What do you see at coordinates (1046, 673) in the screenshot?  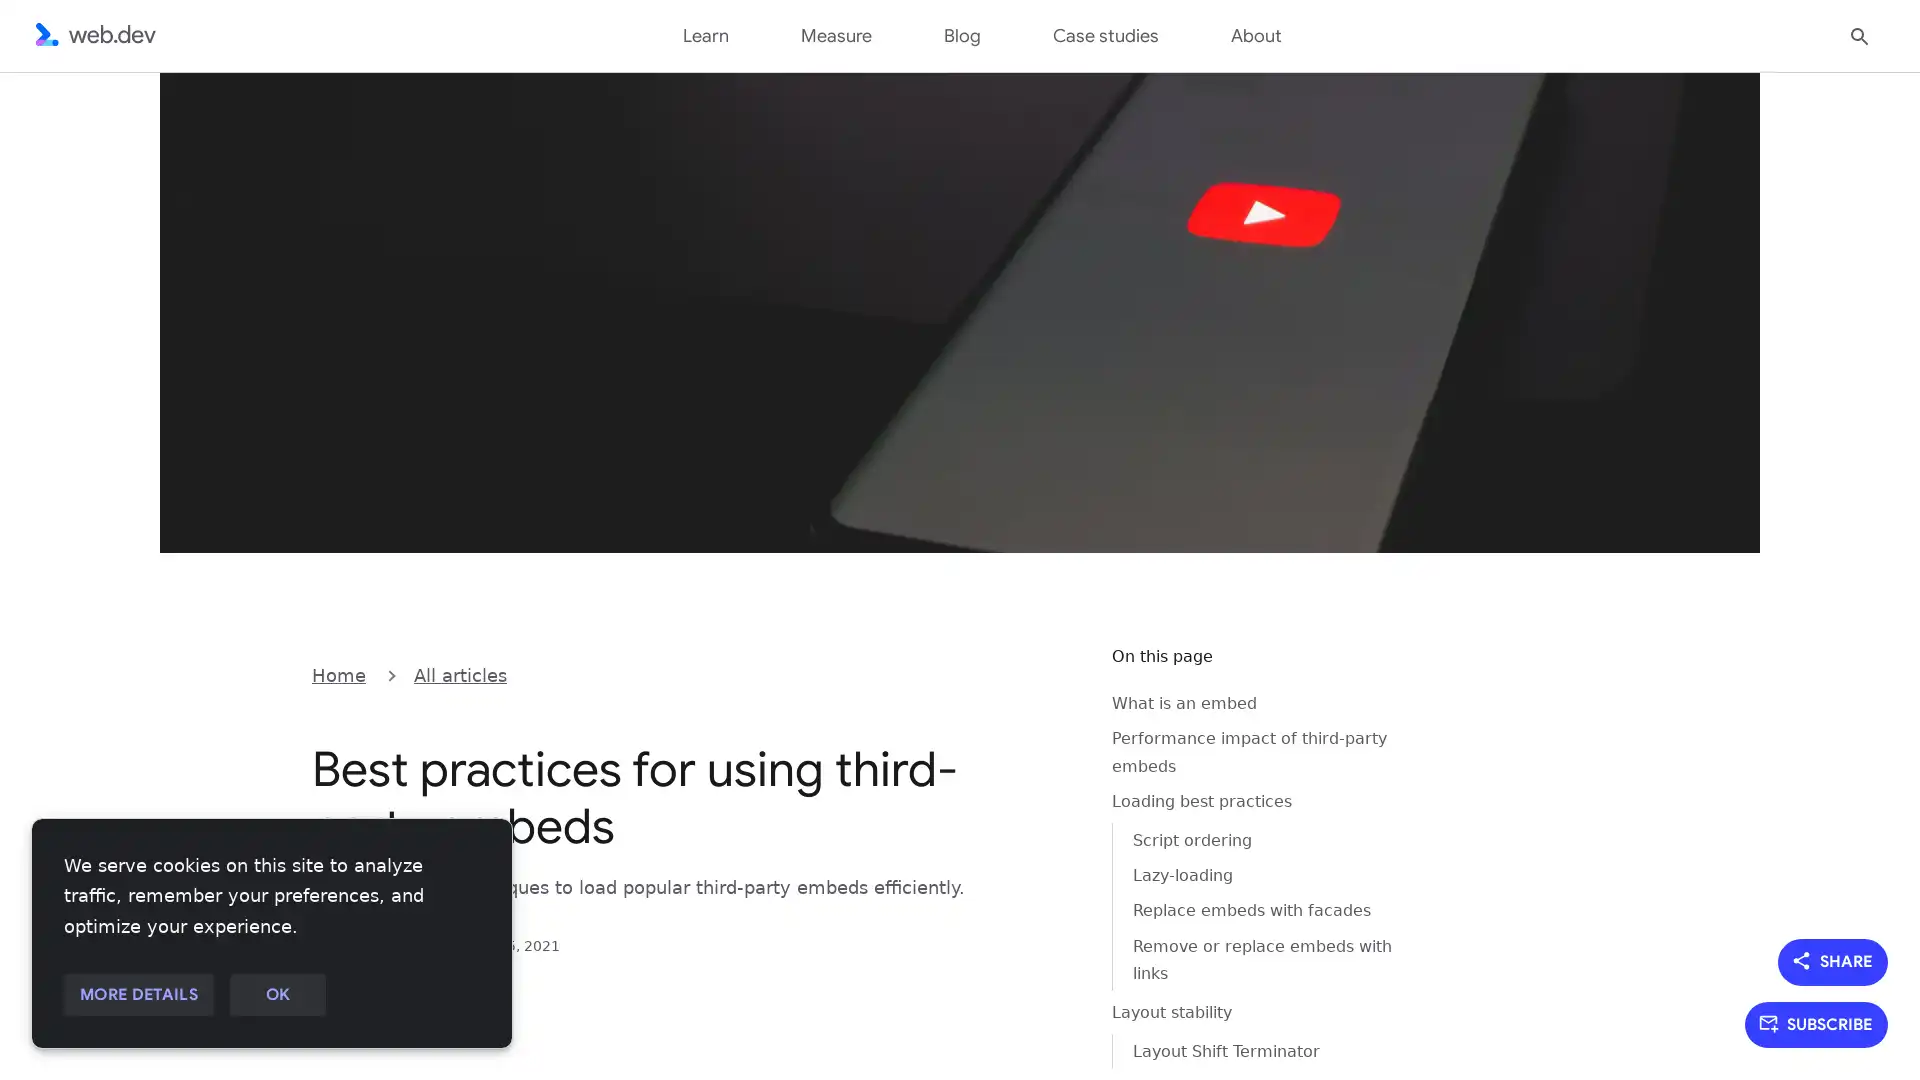 I see `Copy code` at bounding box center [1046, 673].